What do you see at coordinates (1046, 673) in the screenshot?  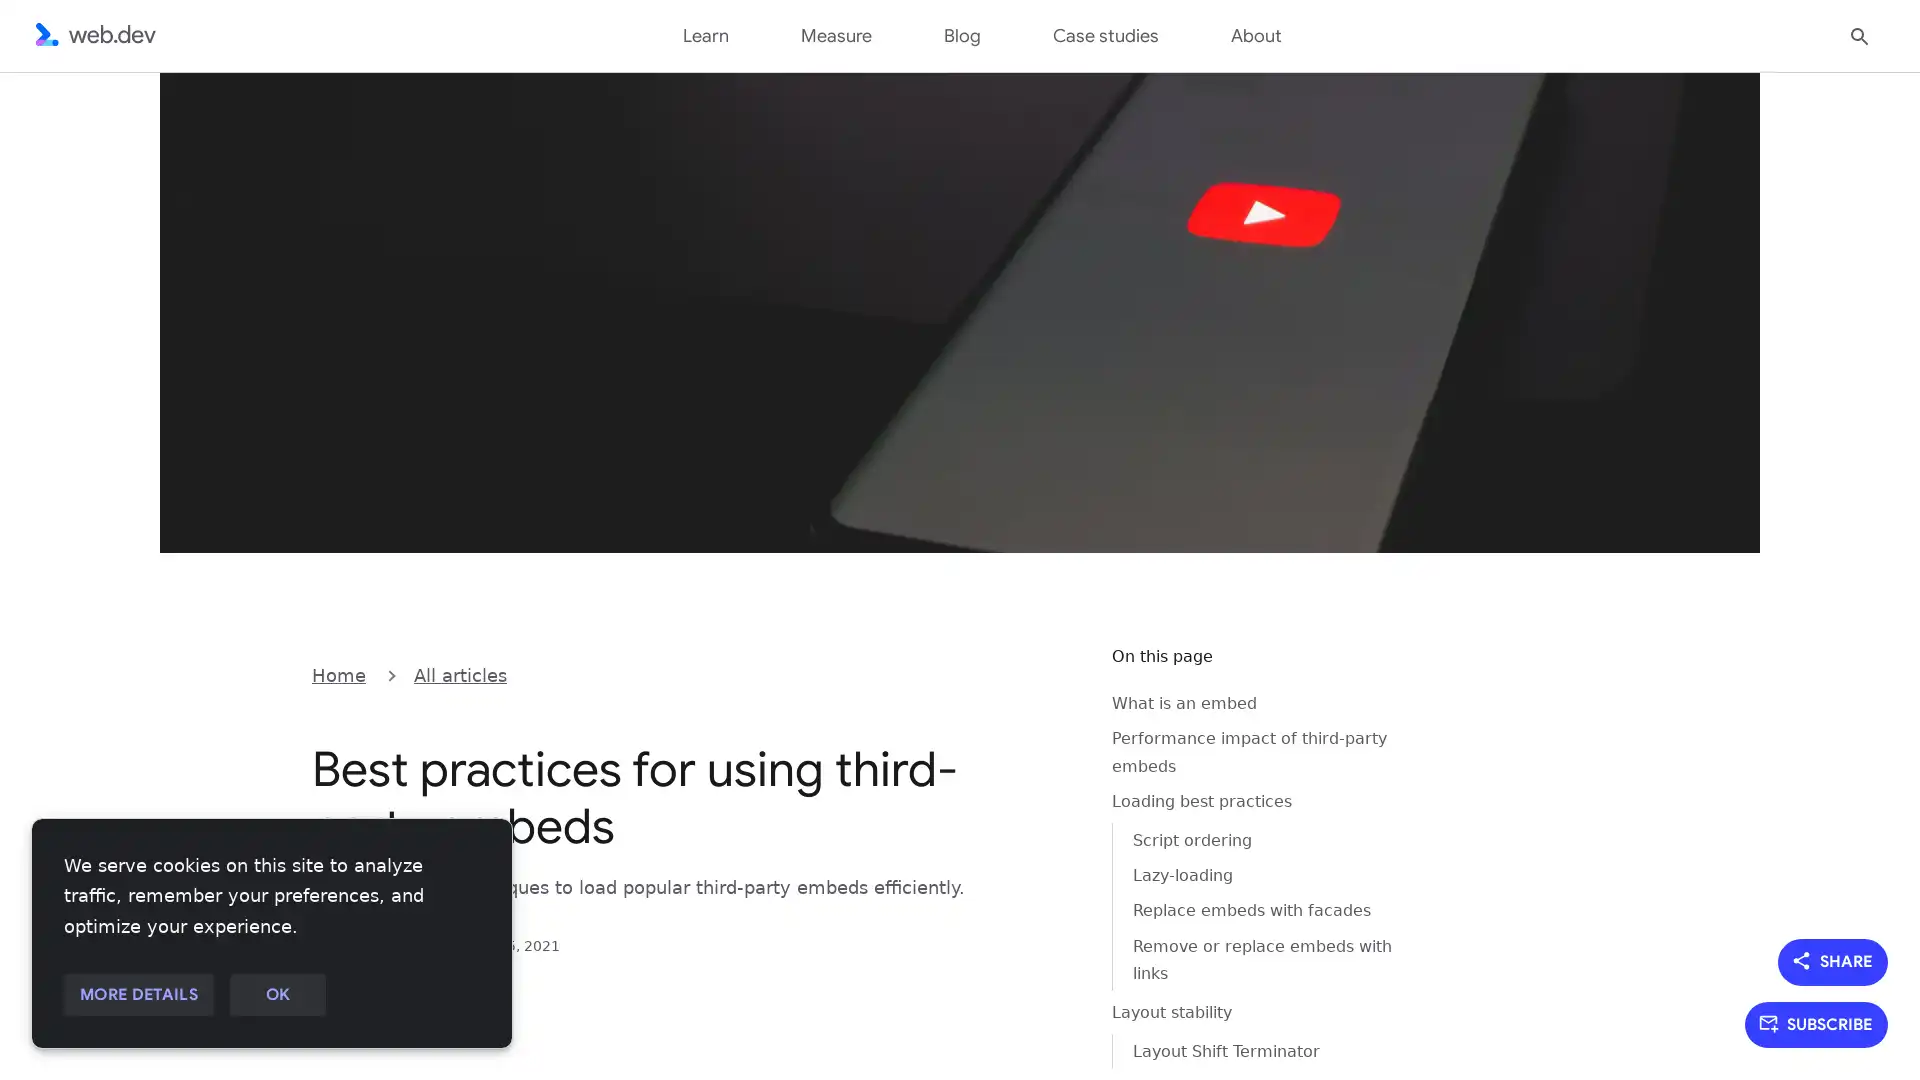 I see `Copy code` at bounding box center [1046, 673].